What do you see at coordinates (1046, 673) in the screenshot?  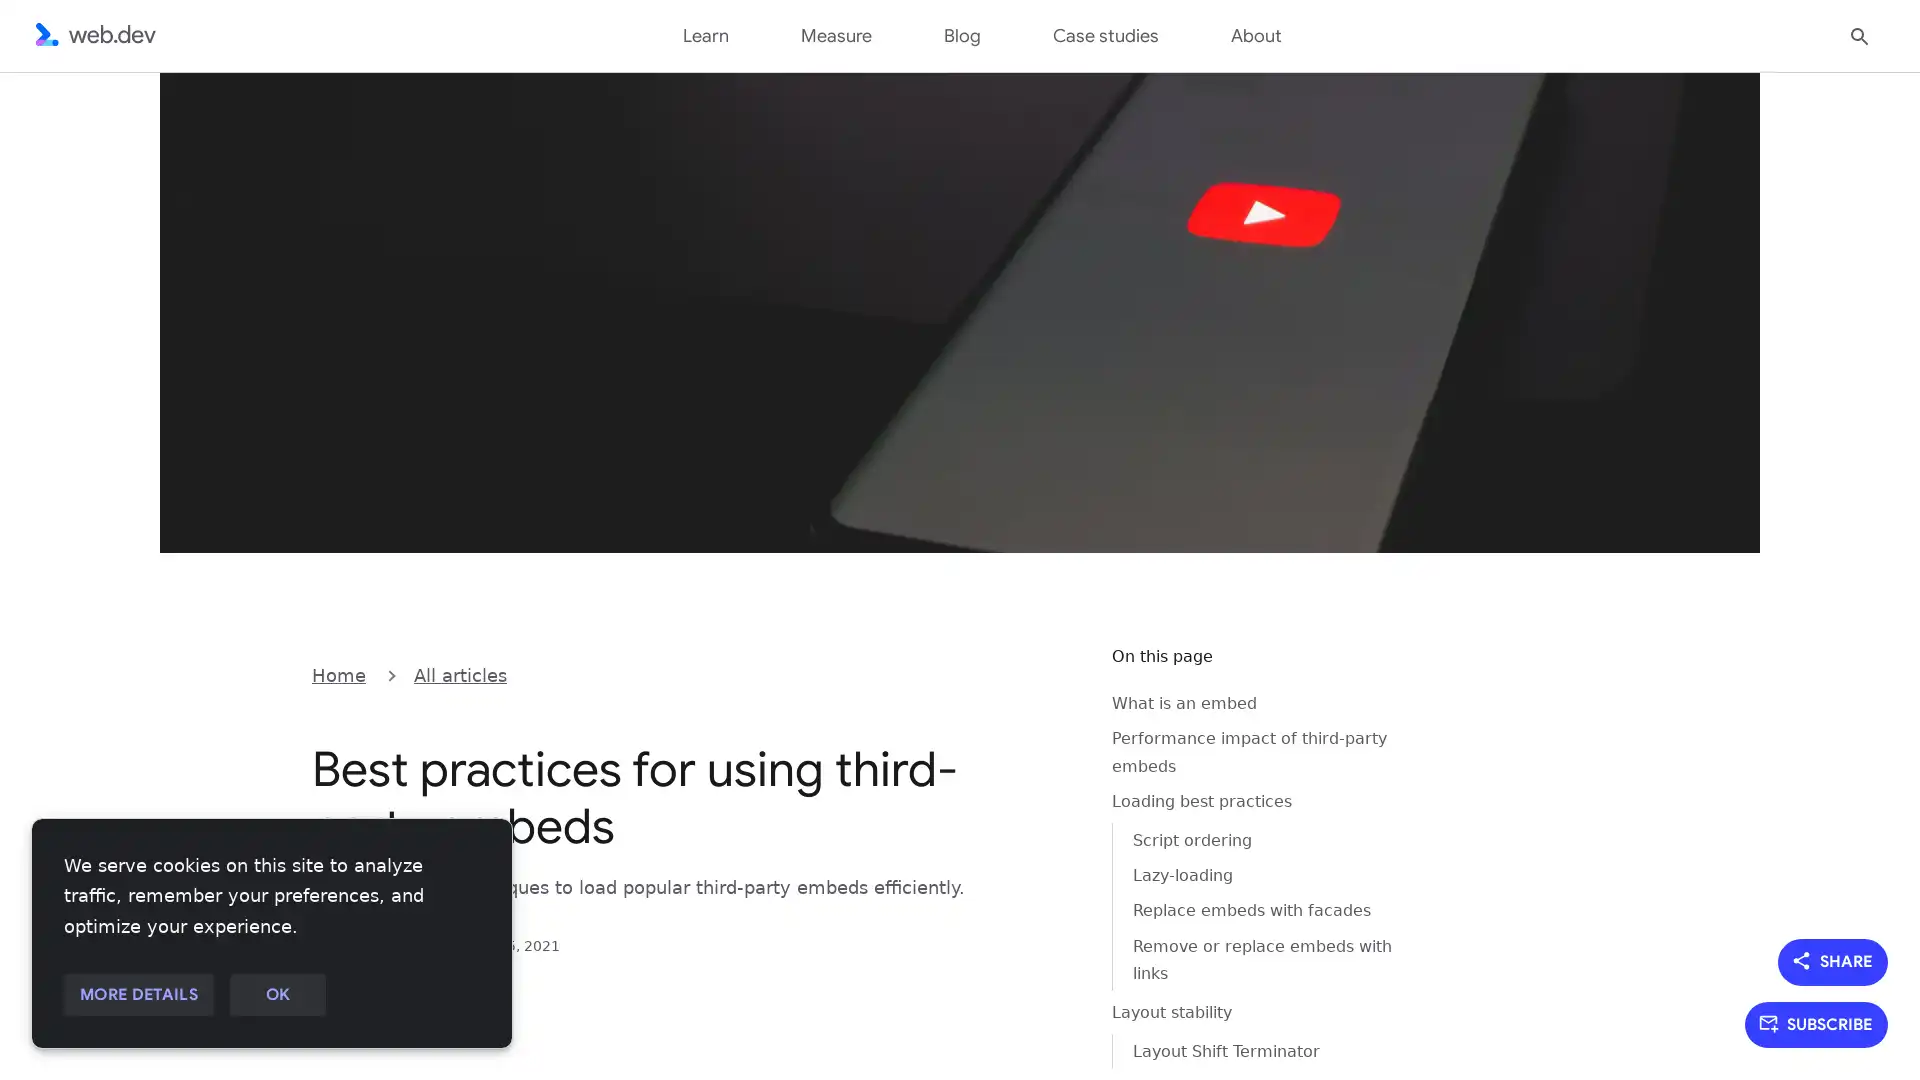 I see `Copy code` at bounding box center [1046, 673].